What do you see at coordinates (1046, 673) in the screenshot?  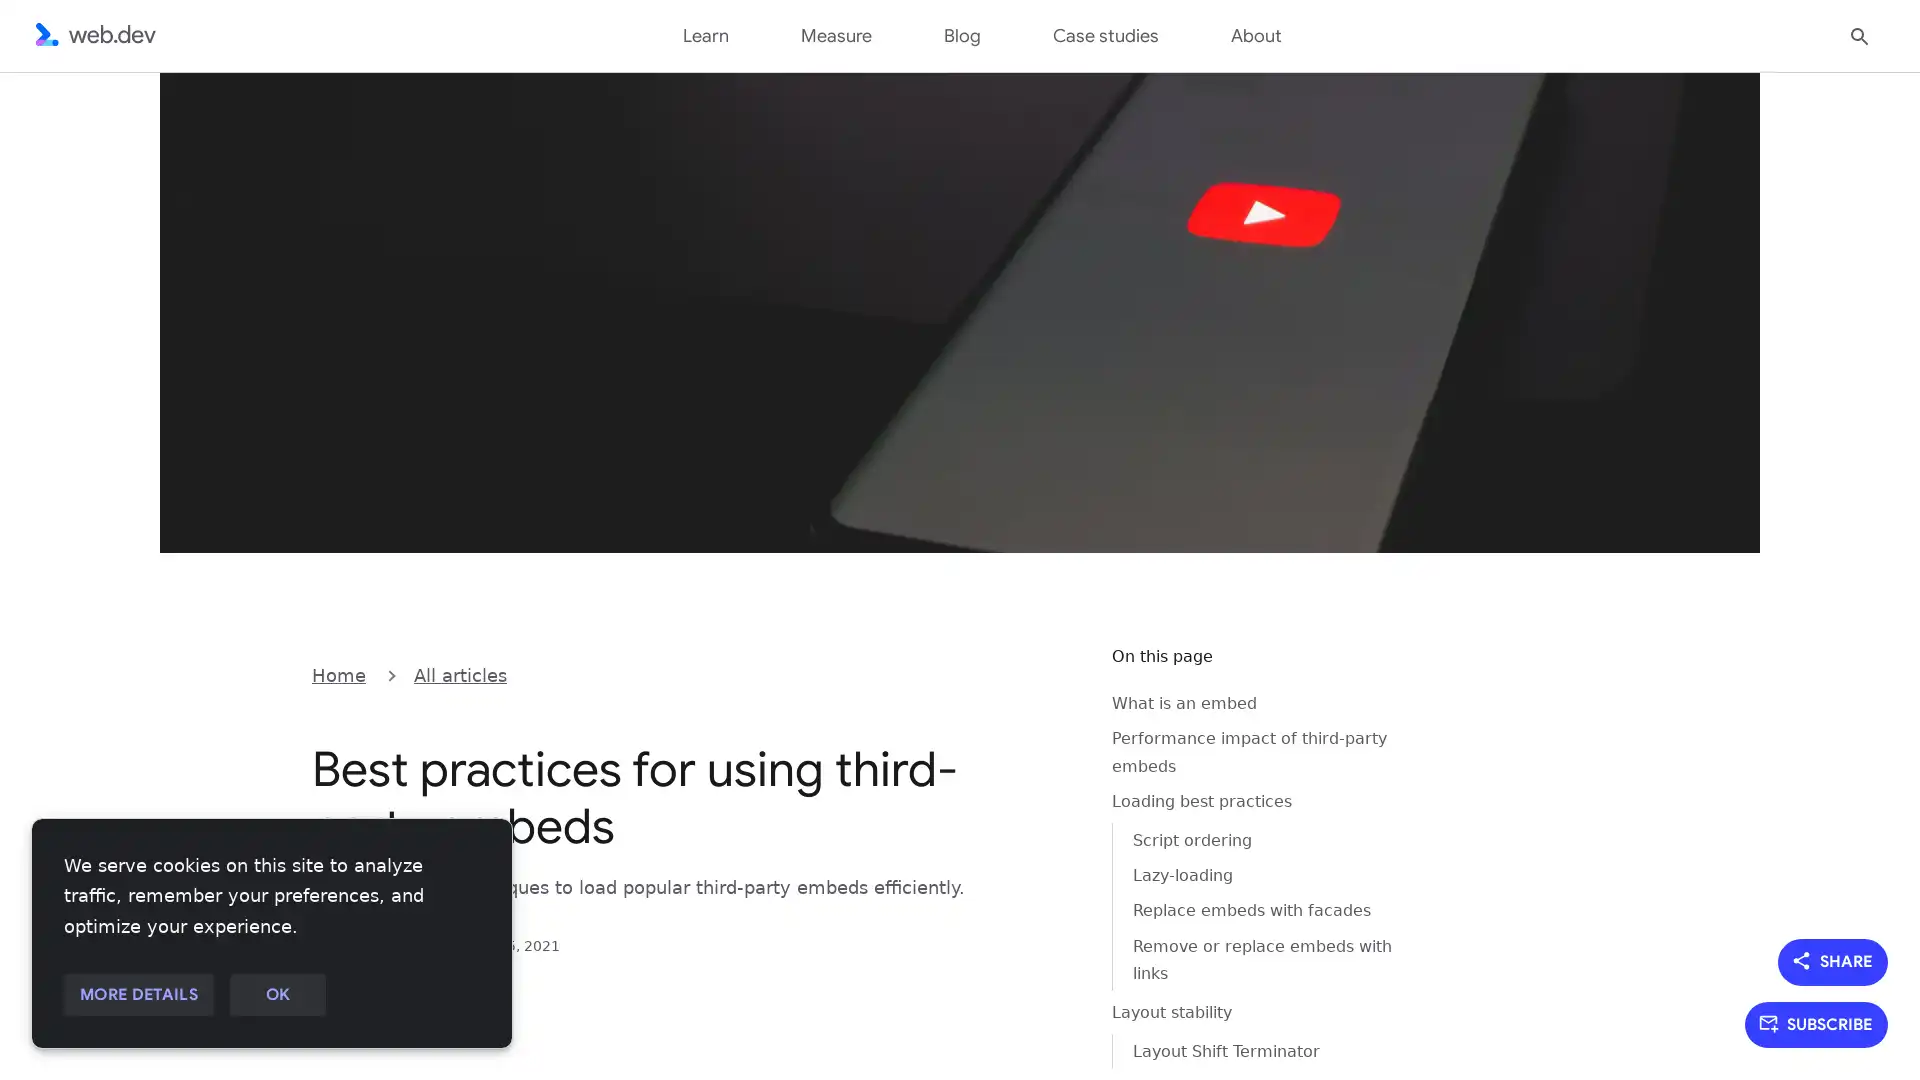 I see `Copy code` at bounding box center [1046, 673].